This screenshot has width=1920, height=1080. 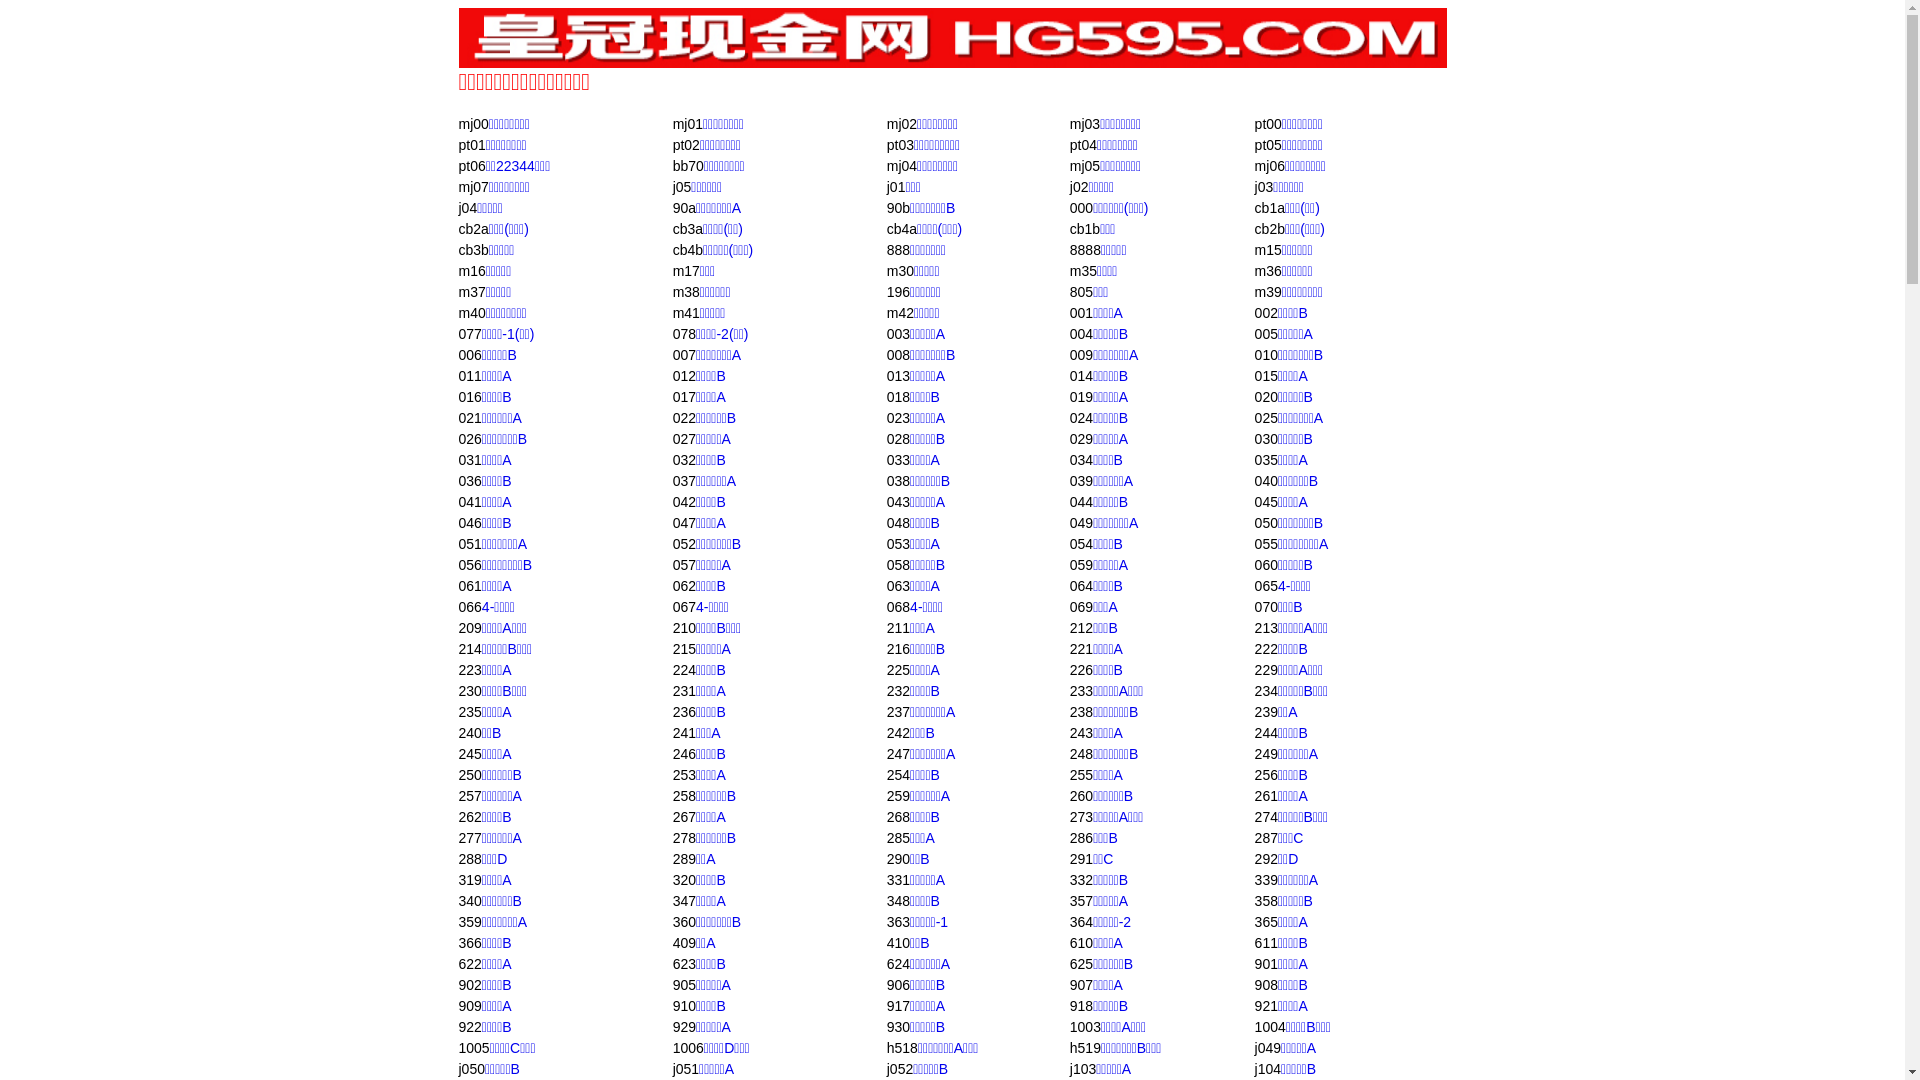 I want to click on '360', so click(x=684, y=921).